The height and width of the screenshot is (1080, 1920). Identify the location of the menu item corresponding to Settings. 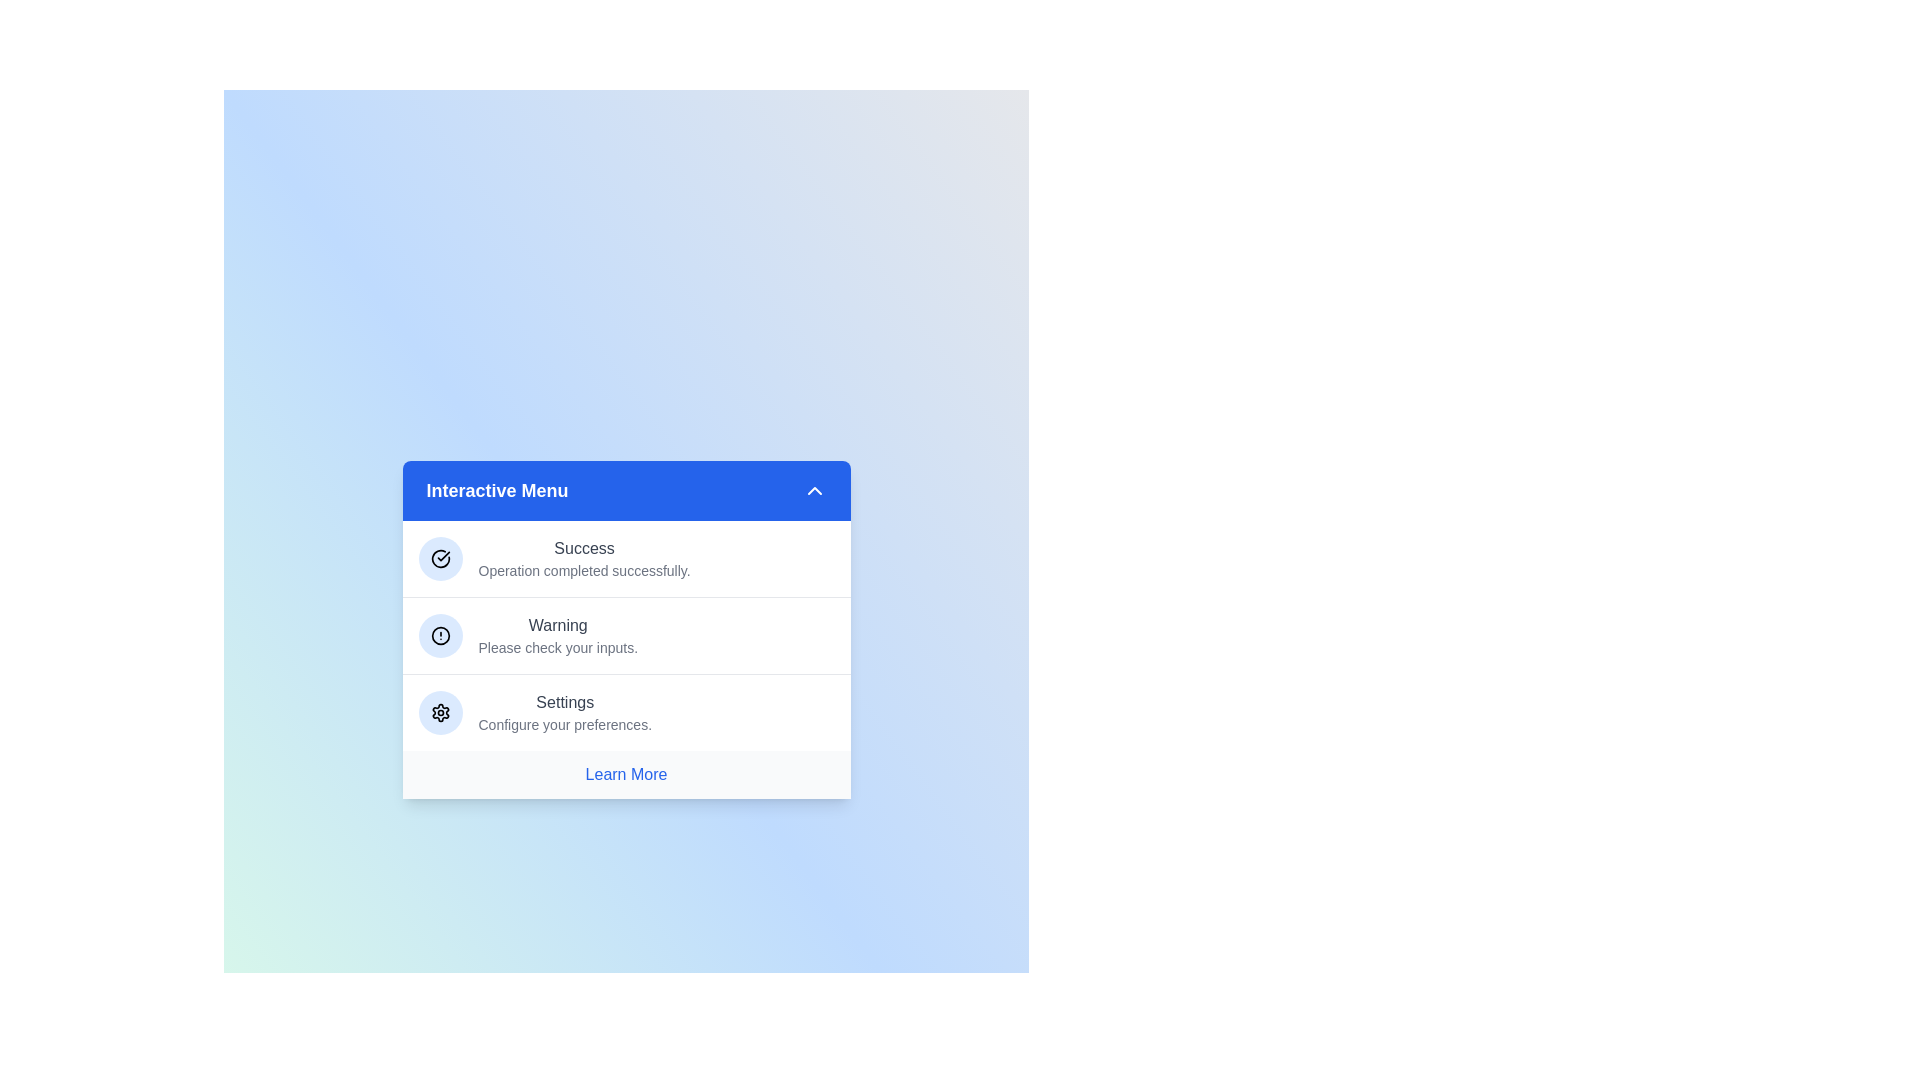
(625, 711).